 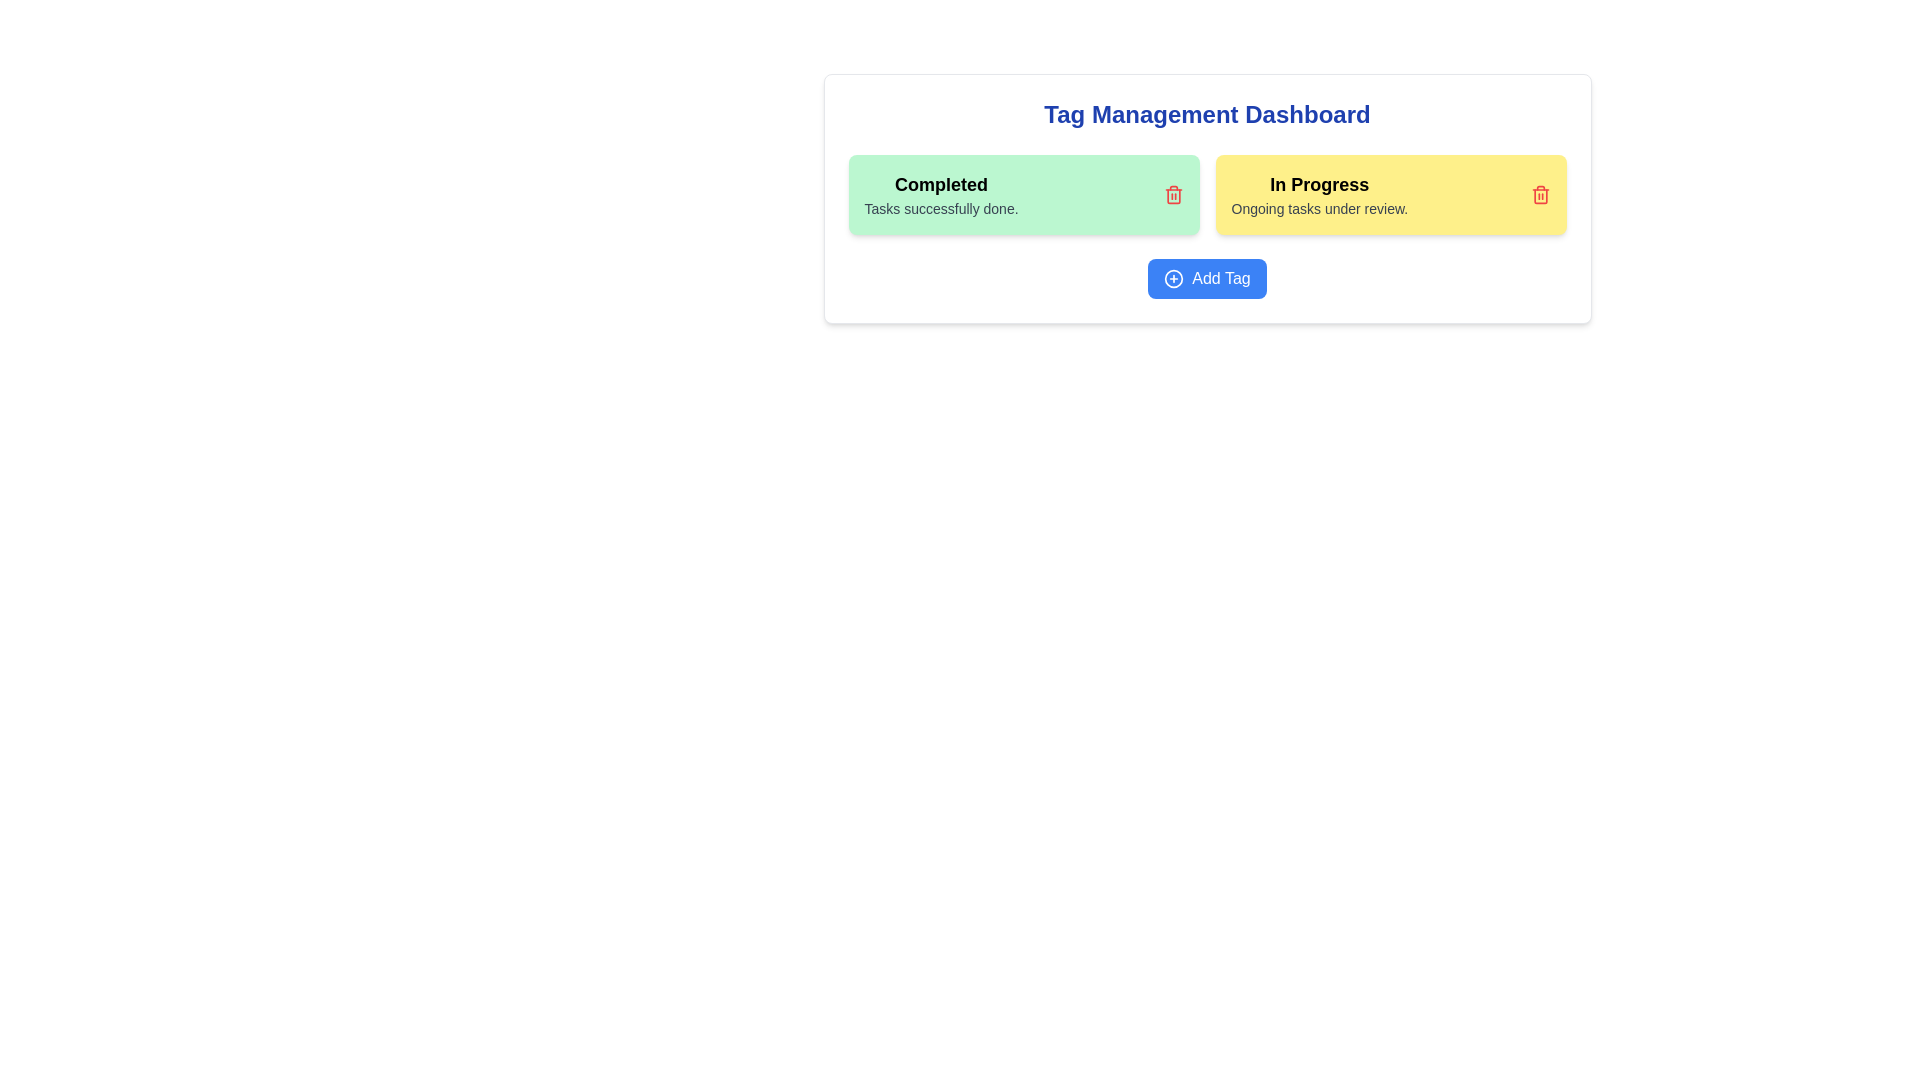 I want to click on text from the 'In Progress' label which is emphasized in bold black and describes ongoing tasks under review, located inside a yellow rectangle in the Tag Management Dashboard, so click(x=1319, y=195).